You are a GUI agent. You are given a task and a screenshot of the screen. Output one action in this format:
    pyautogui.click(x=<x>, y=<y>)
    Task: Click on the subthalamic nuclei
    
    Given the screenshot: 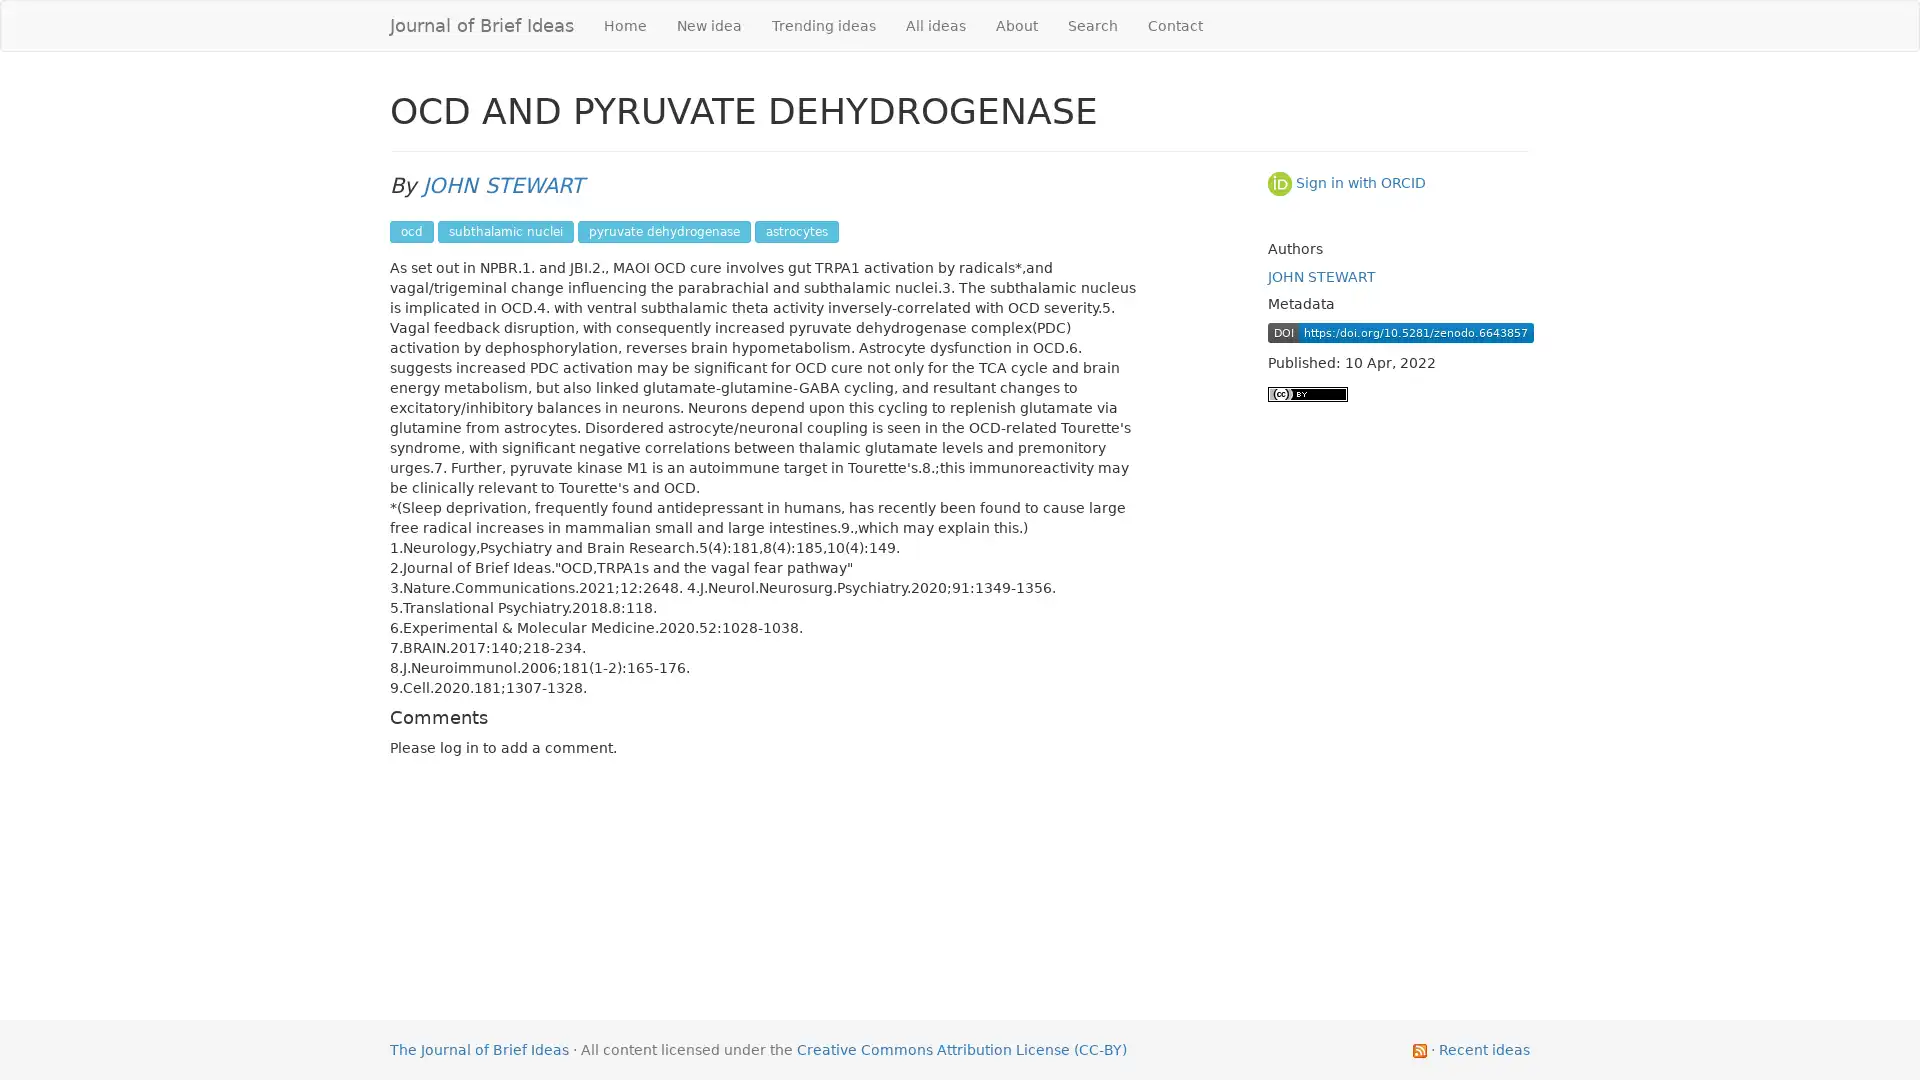 What is the action you would take?
    pyautogui.click(x=505, y=230)
    